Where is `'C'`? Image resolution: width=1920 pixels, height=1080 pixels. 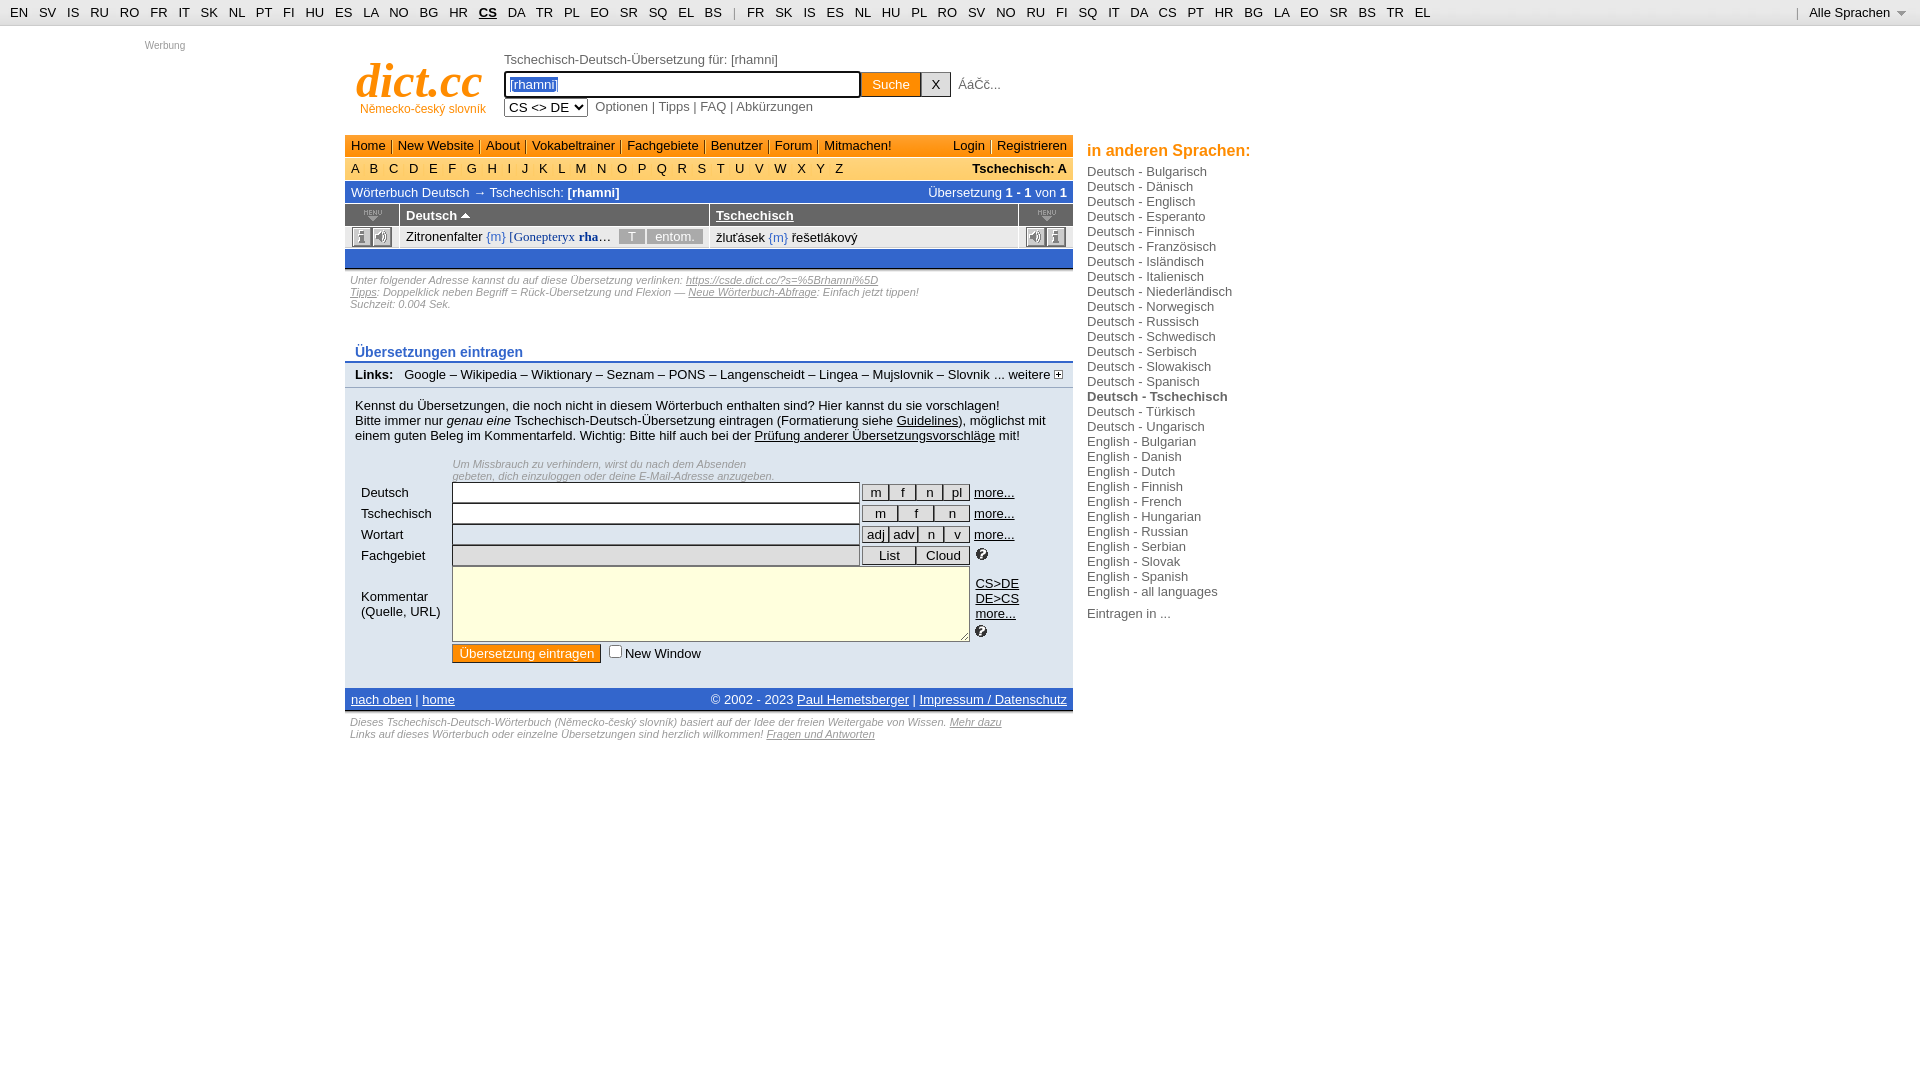 'C' is located at coordinates (393, 167).